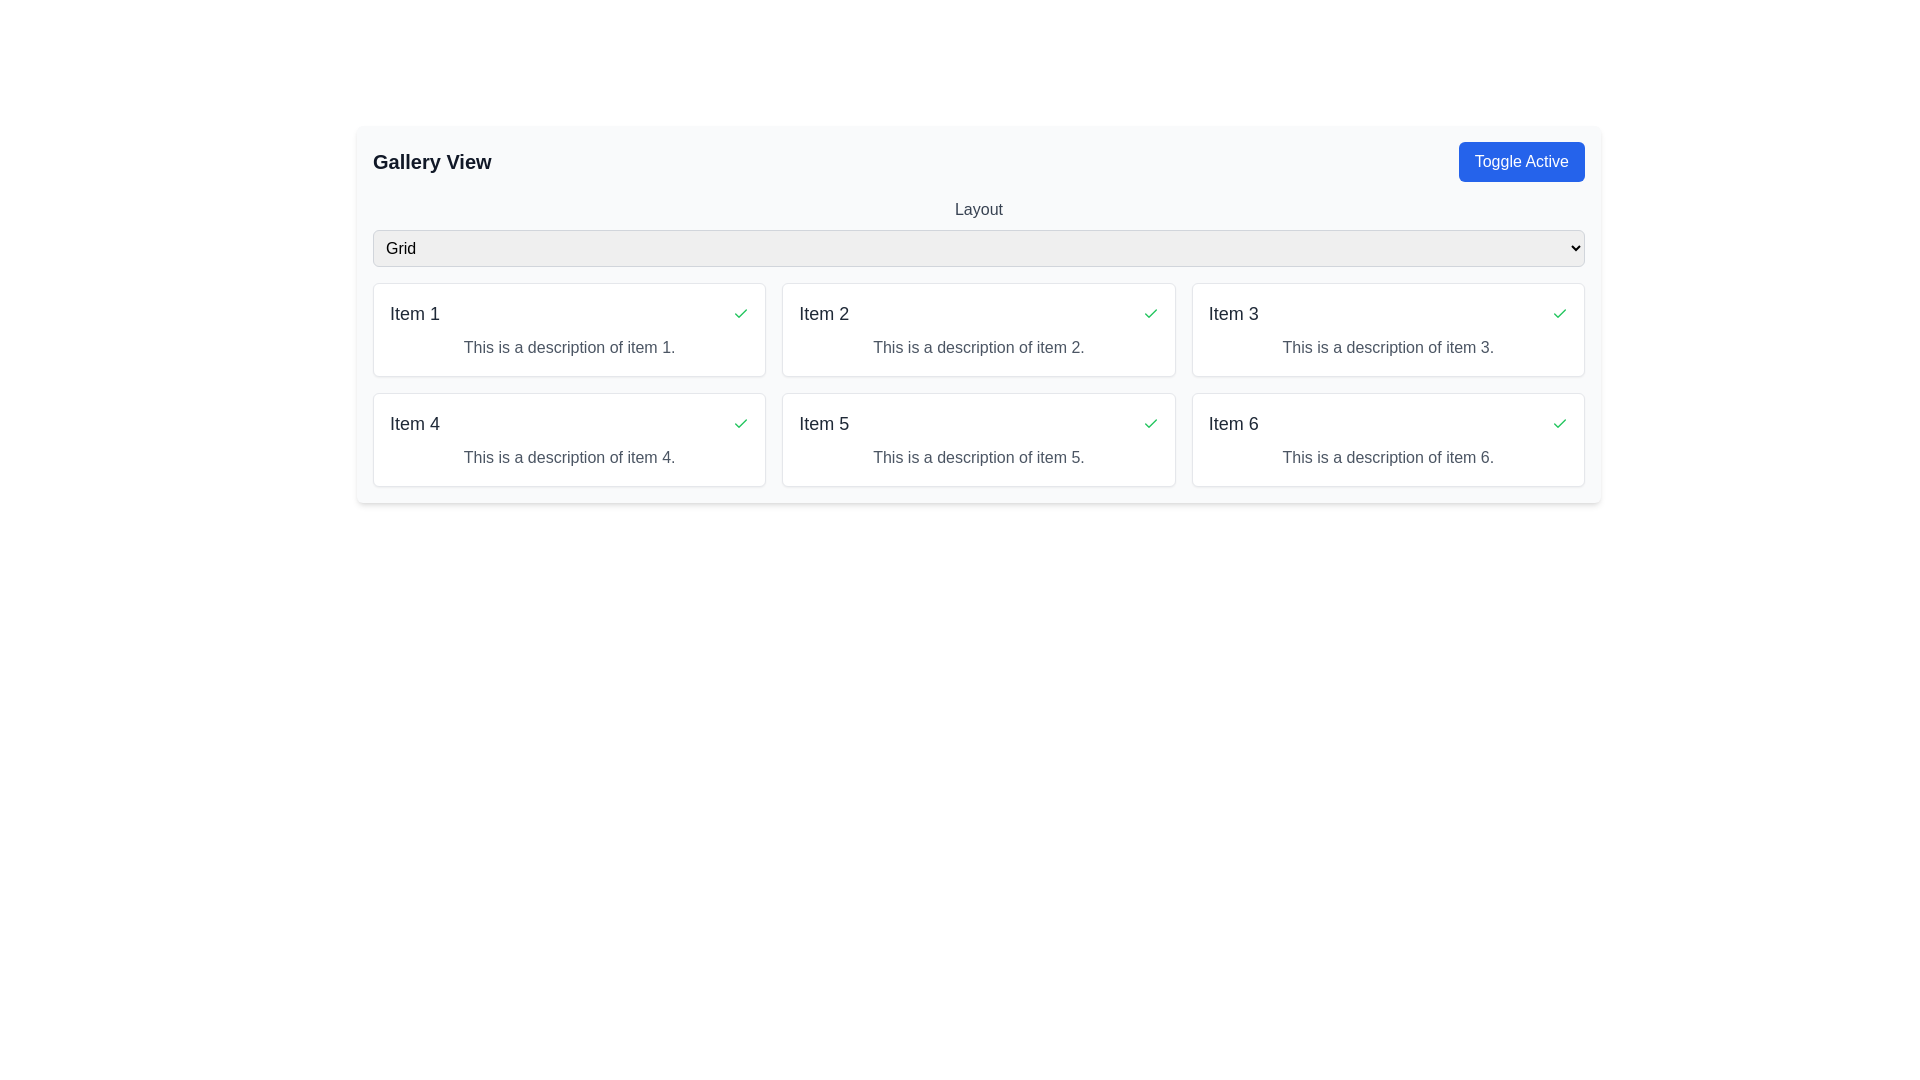 The height and width of the screenshot is (1080, 1920). I want to click on text of the 'Layout' label, which is a medium-sized gray text positioned at the top of the section above the 'GridList' dropdown menu, so click(979, 209).